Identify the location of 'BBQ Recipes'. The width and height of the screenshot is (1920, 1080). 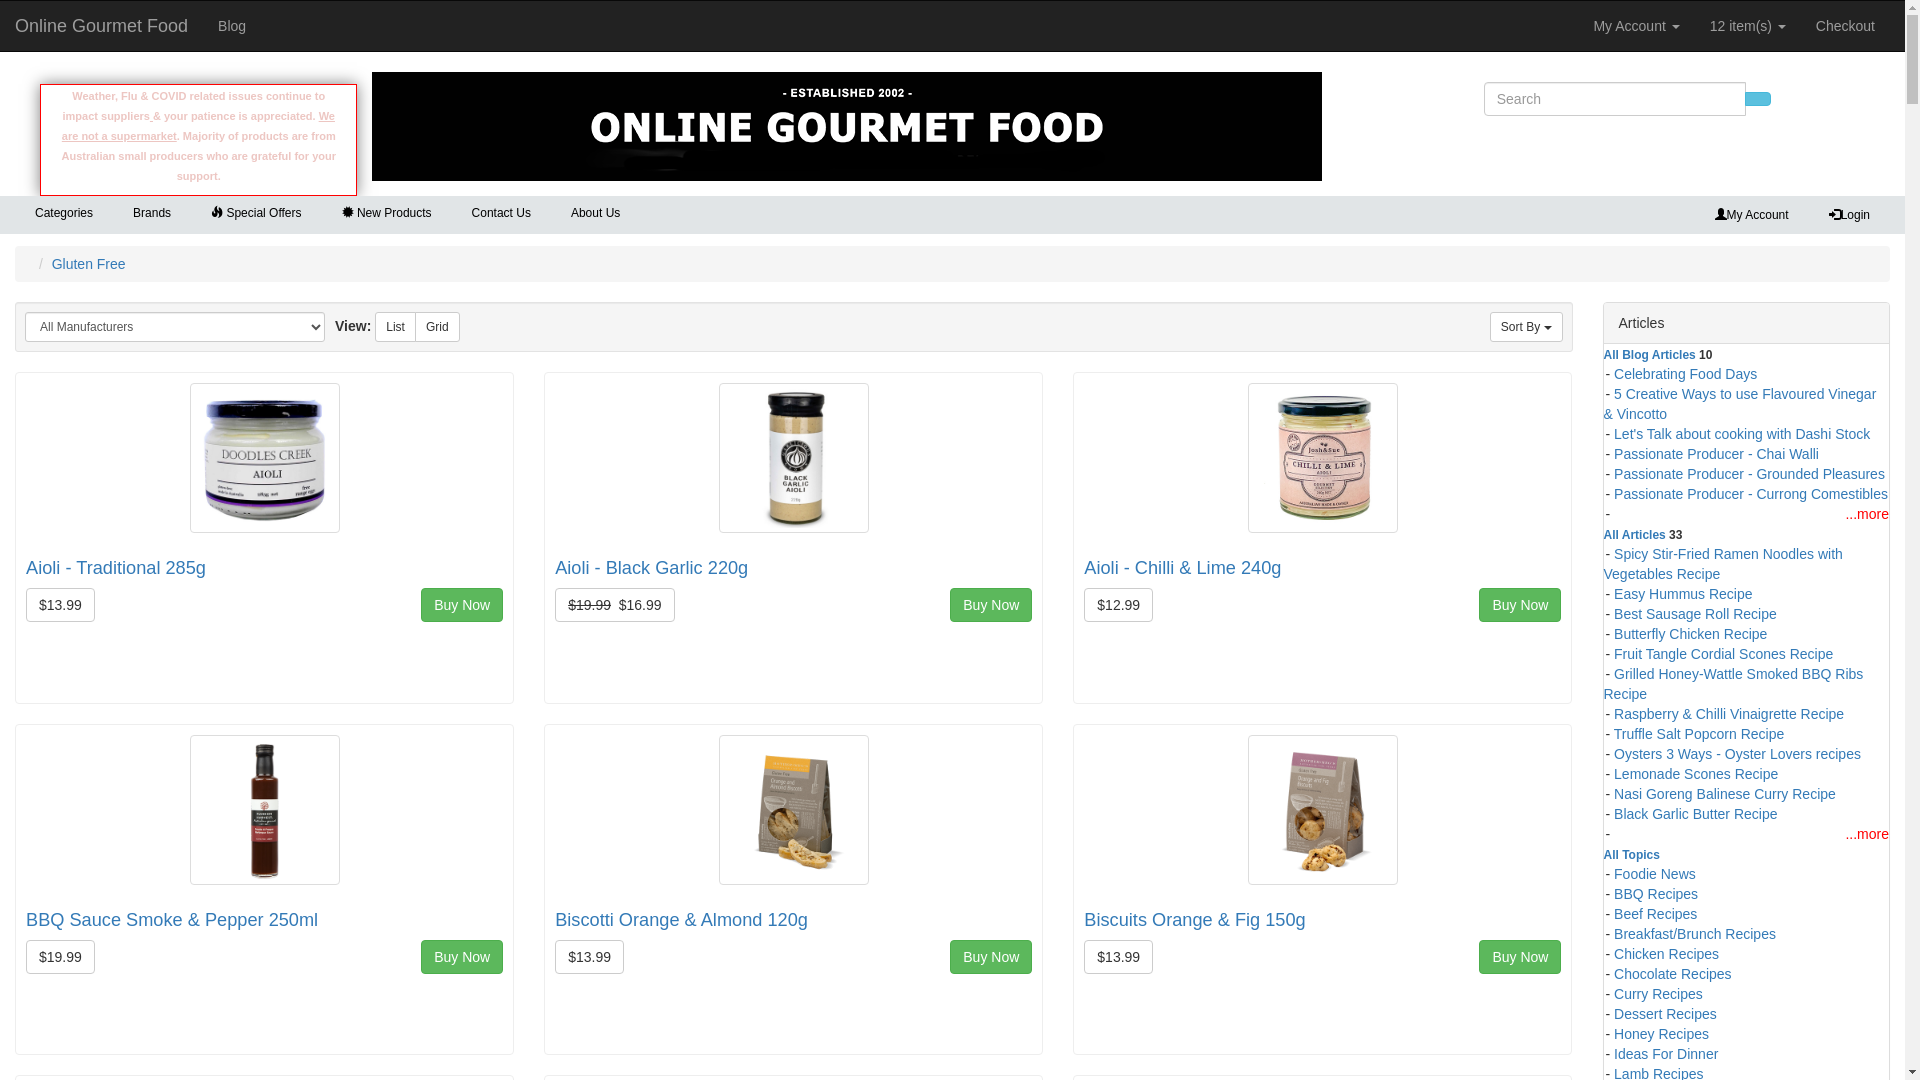
(1656, 890).